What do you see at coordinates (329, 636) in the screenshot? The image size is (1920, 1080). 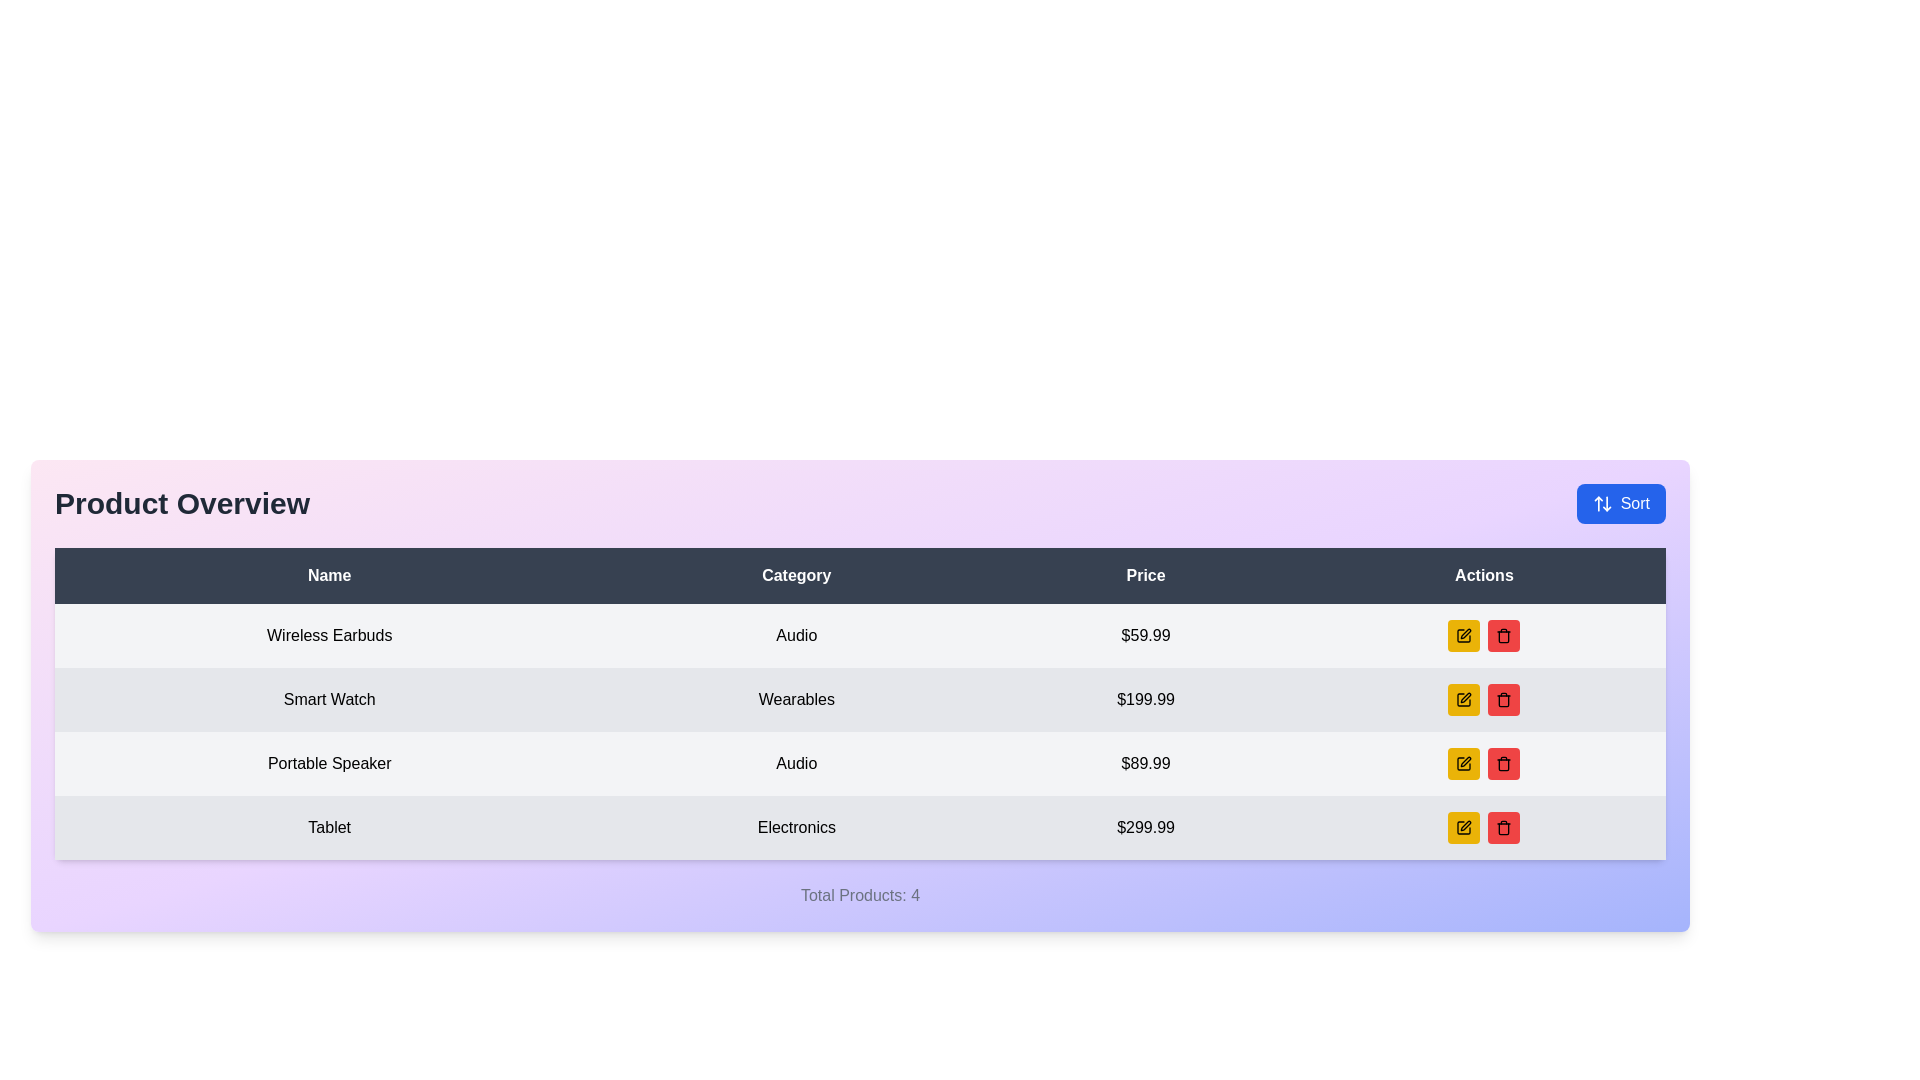 I see `the text element displaying 'Wireless Earbuds' located in the 'Name' column of the table` at bounding box center [329, 636].